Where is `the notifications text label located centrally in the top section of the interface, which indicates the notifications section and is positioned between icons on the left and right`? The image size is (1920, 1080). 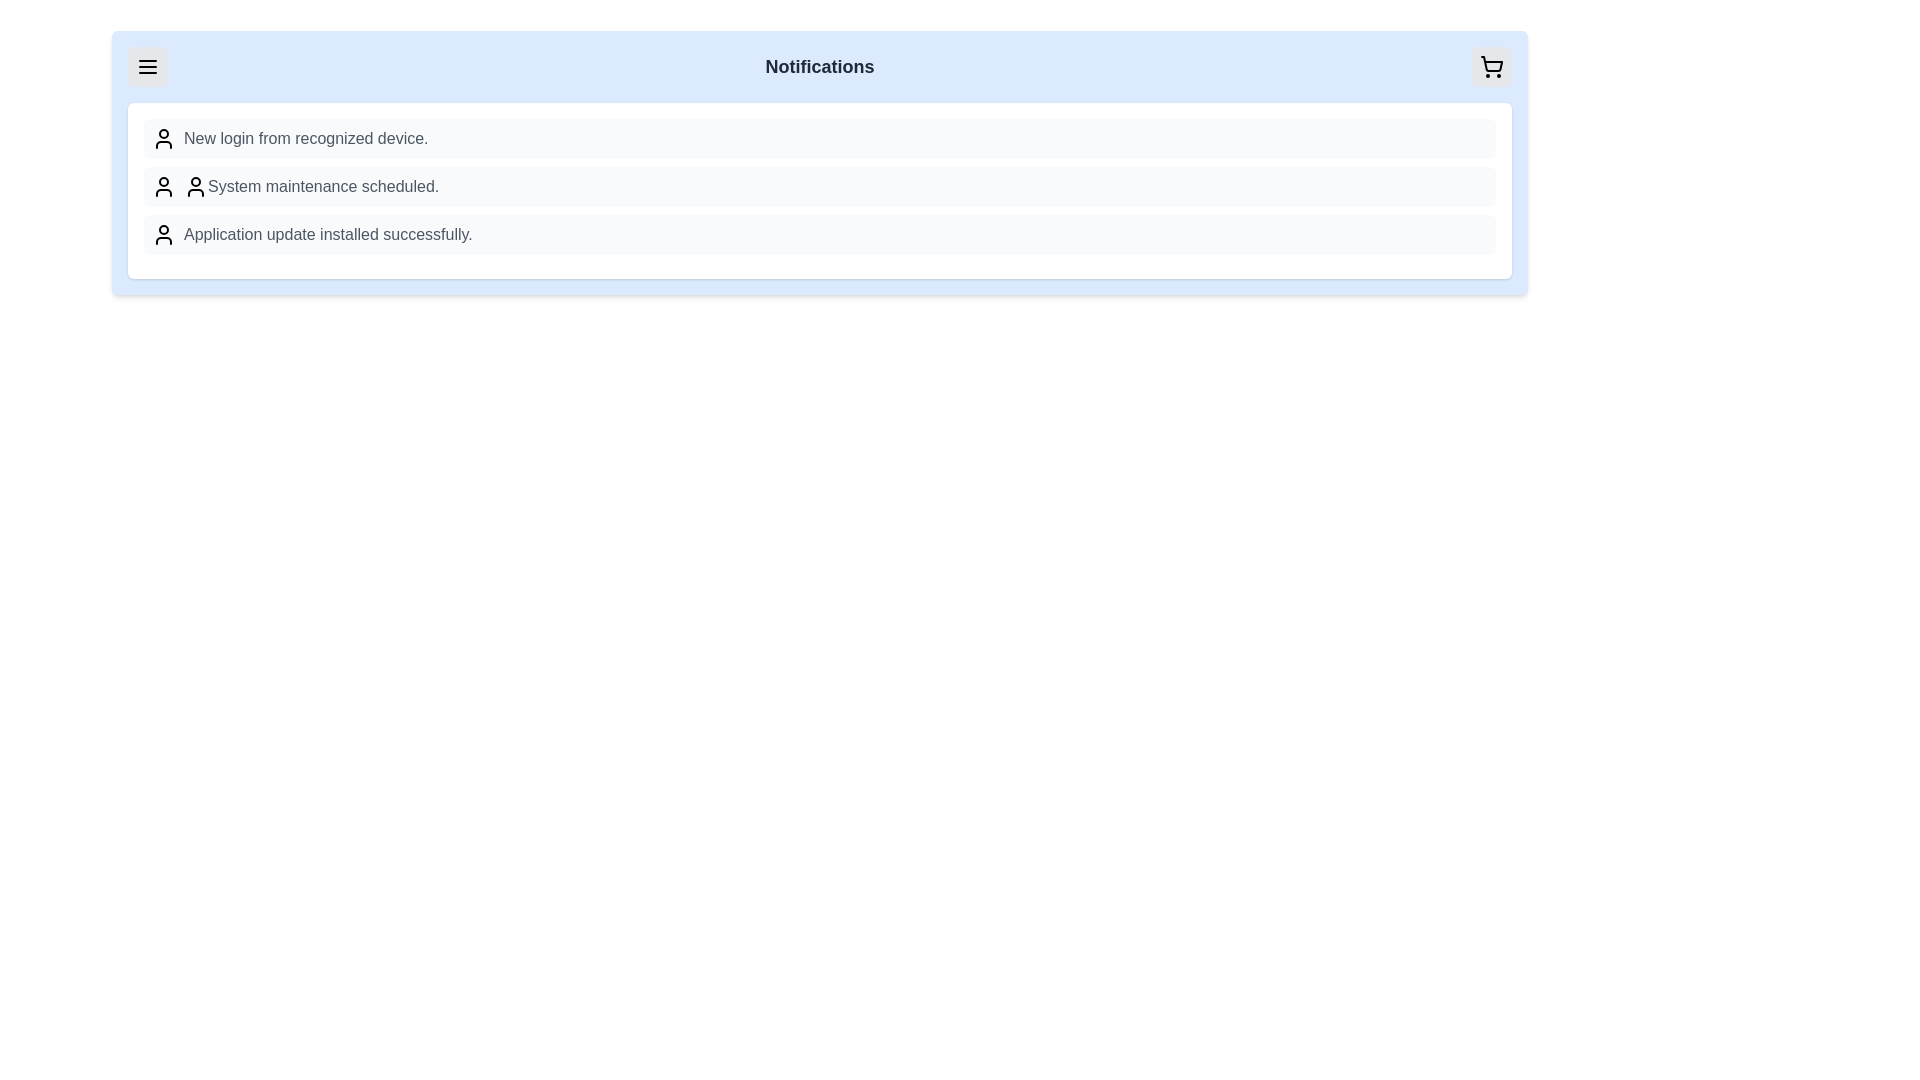
the notifications text label located centrally in the top section of the interface, which indicates the notifications section and is positioned between icons on the left and right is located at coordinates (820, 65).